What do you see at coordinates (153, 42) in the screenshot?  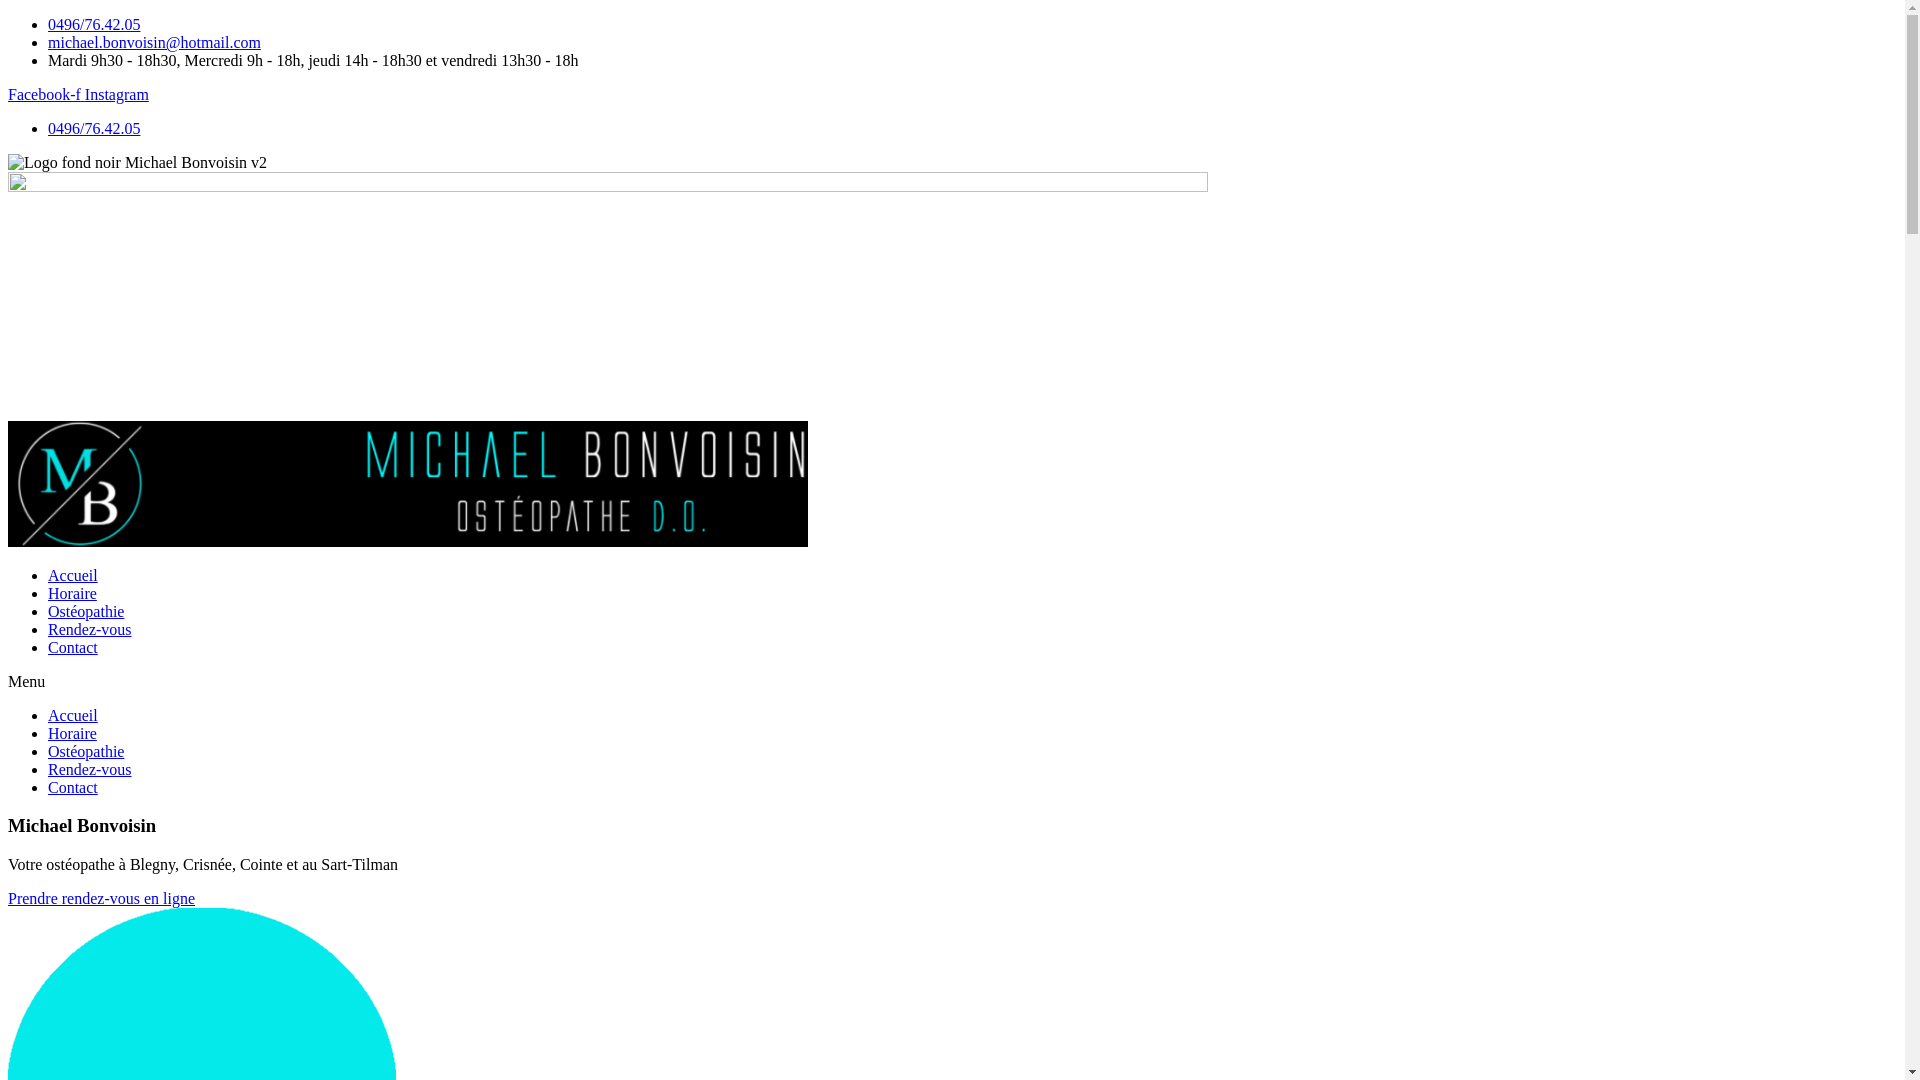 I see `'michael.bonvoisin@hotmail.com'` at bounding box center [153, 42].